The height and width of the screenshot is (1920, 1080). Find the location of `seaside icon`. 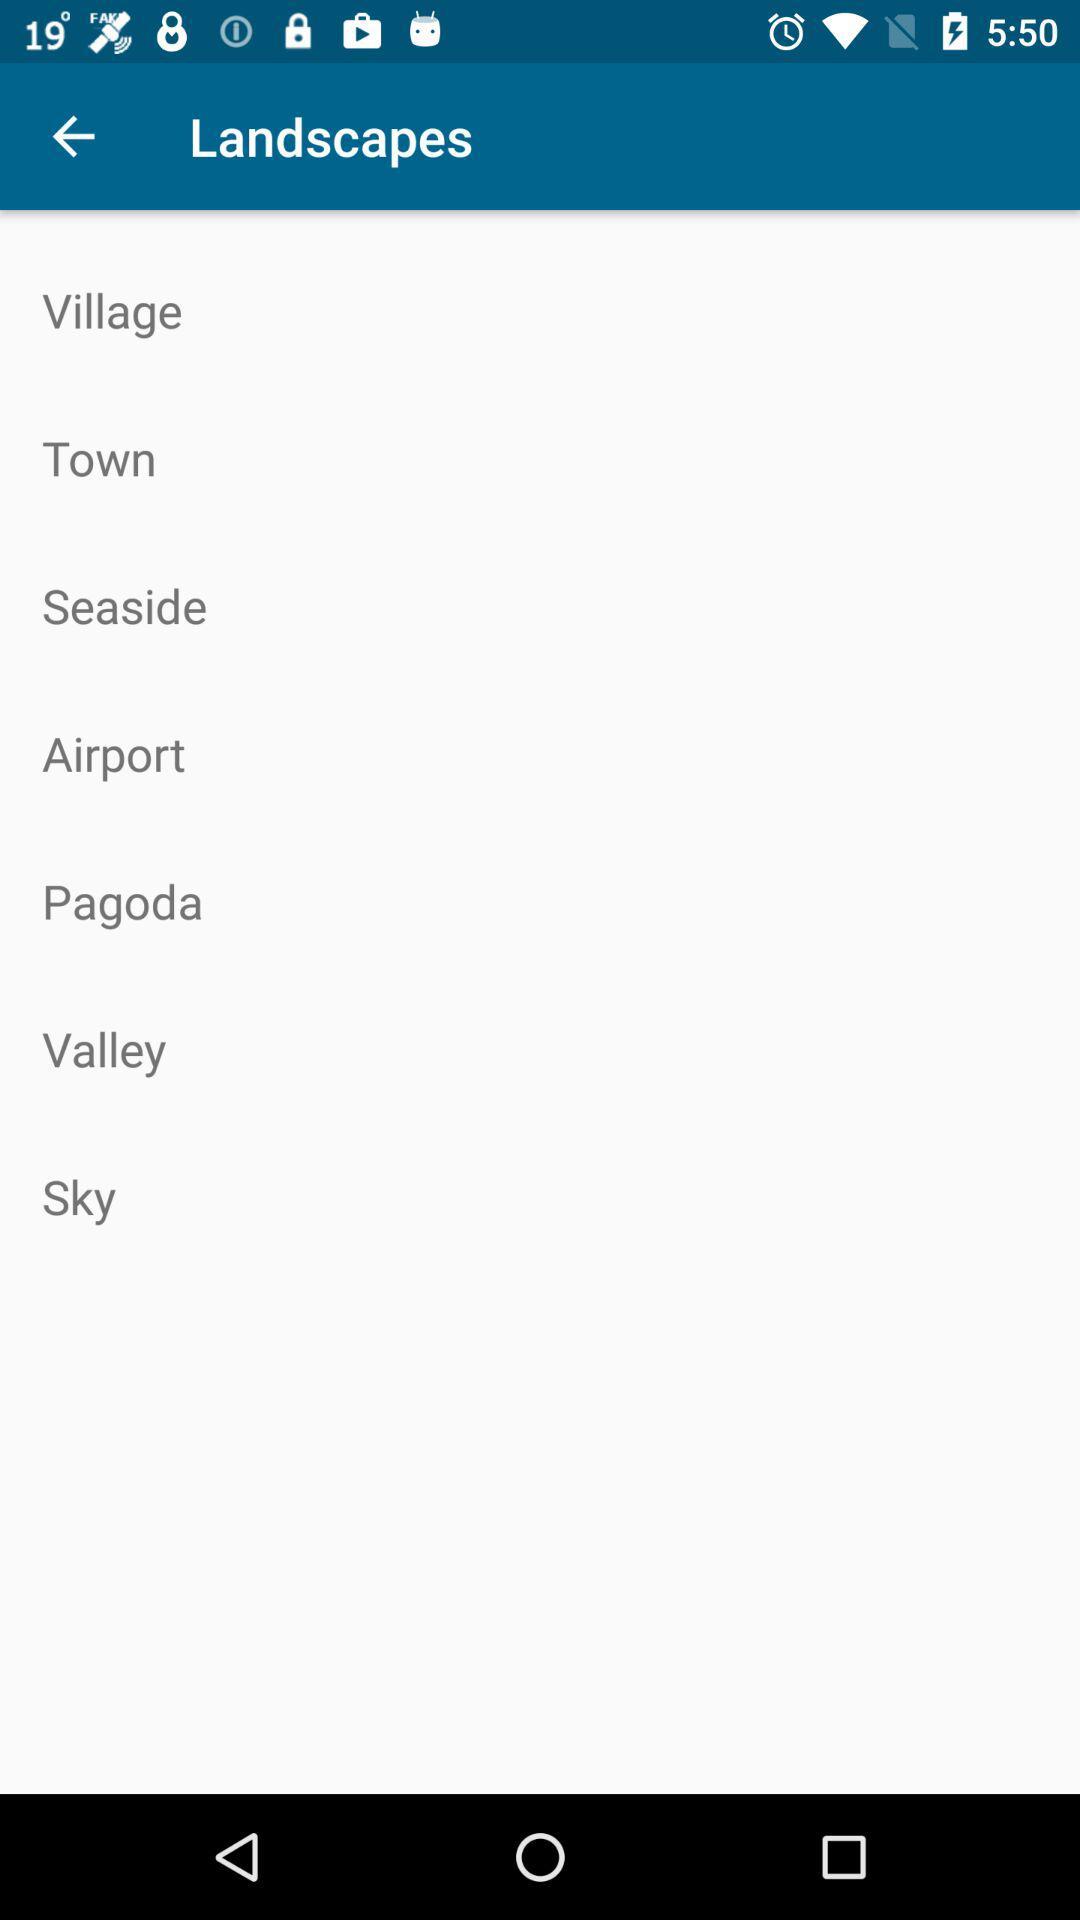

seaside icon is located at coordinates (540, 604).